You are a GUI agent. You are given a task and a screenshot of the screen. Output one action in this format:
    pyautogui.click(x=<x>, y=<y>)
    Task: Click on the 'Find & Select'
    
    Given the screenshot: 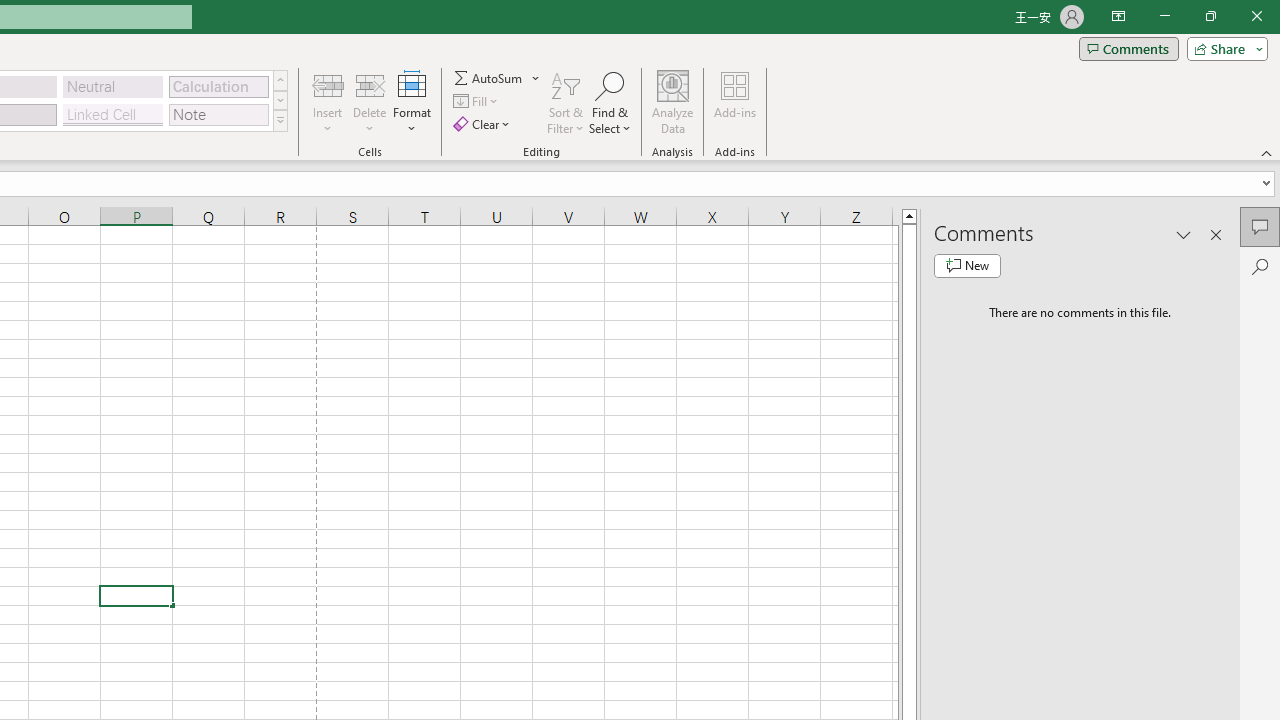 What is the action you would take?
    pyautogui.click(x=609, y=103)
    